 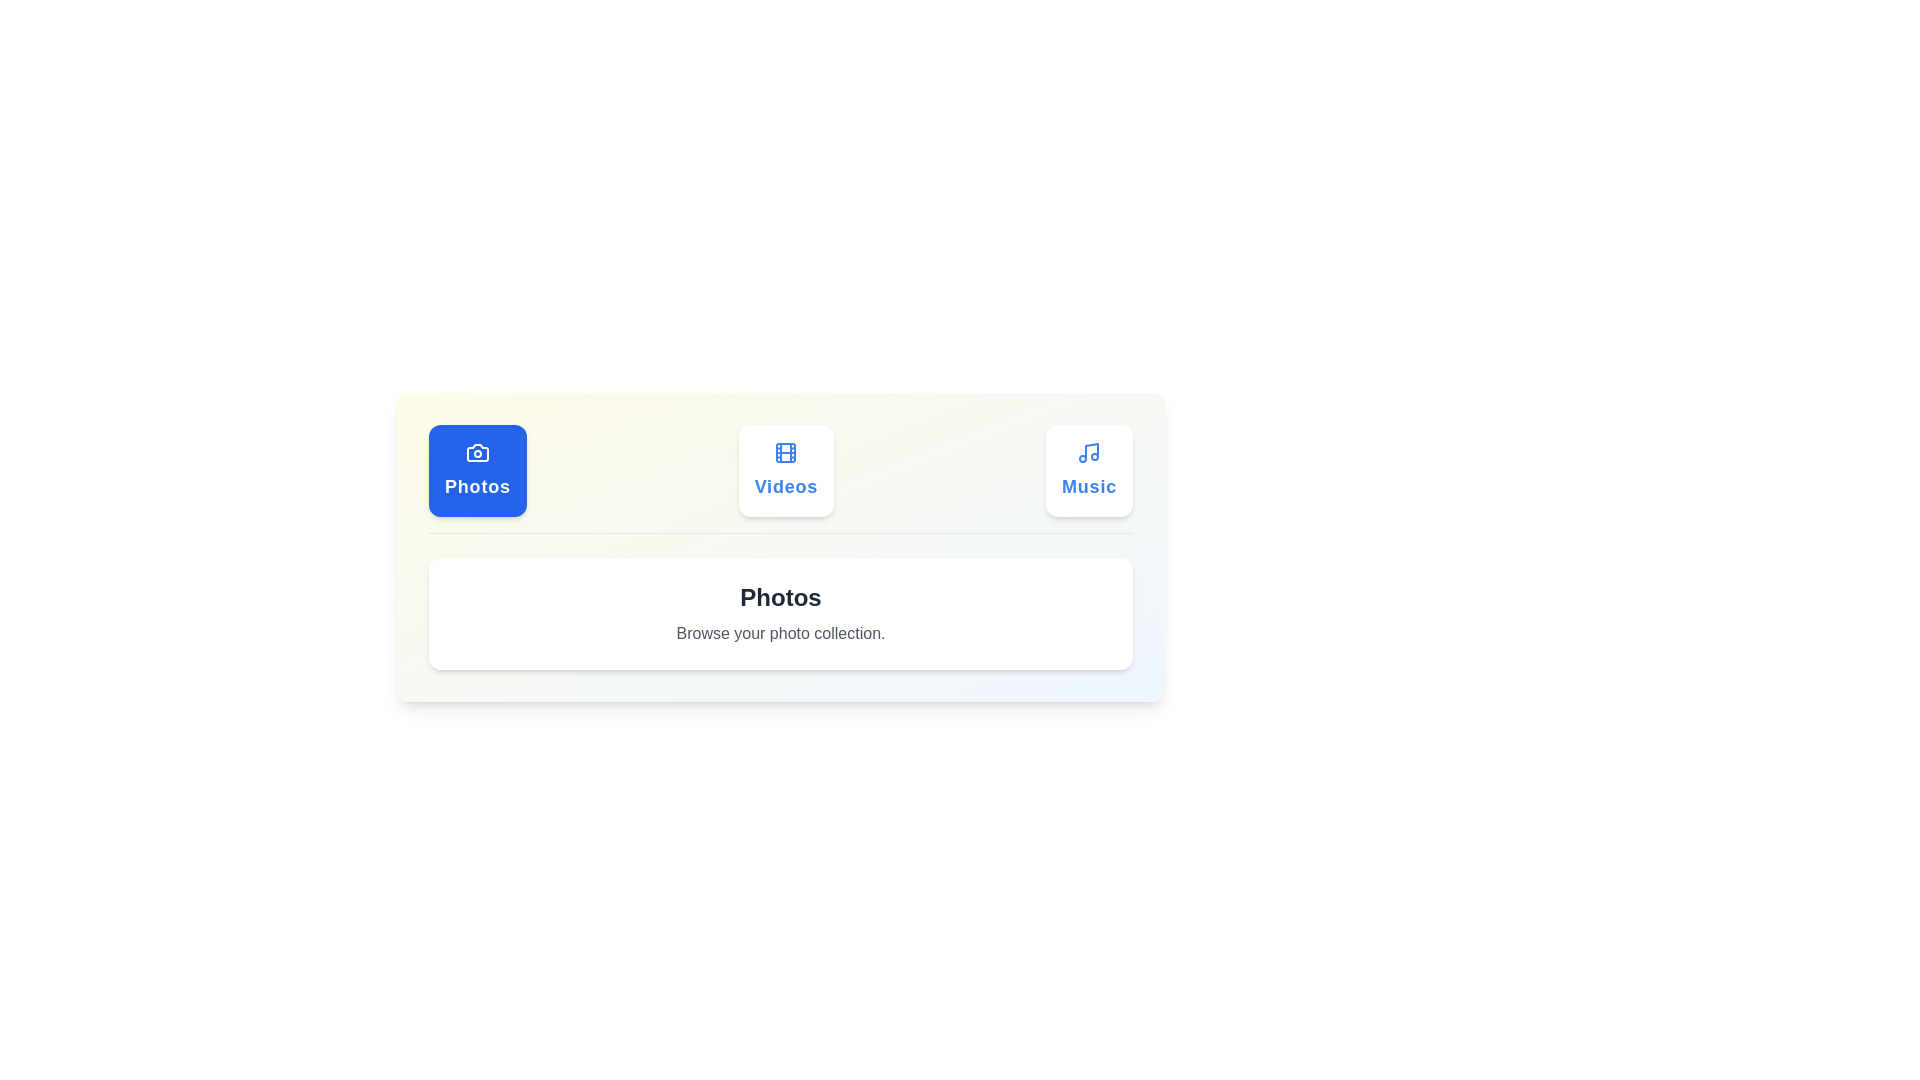 What do you see at coordinates (1088, 470) in the screenshot?
I see `the Music tab to observe its content` at bounding box center [1088, 470].